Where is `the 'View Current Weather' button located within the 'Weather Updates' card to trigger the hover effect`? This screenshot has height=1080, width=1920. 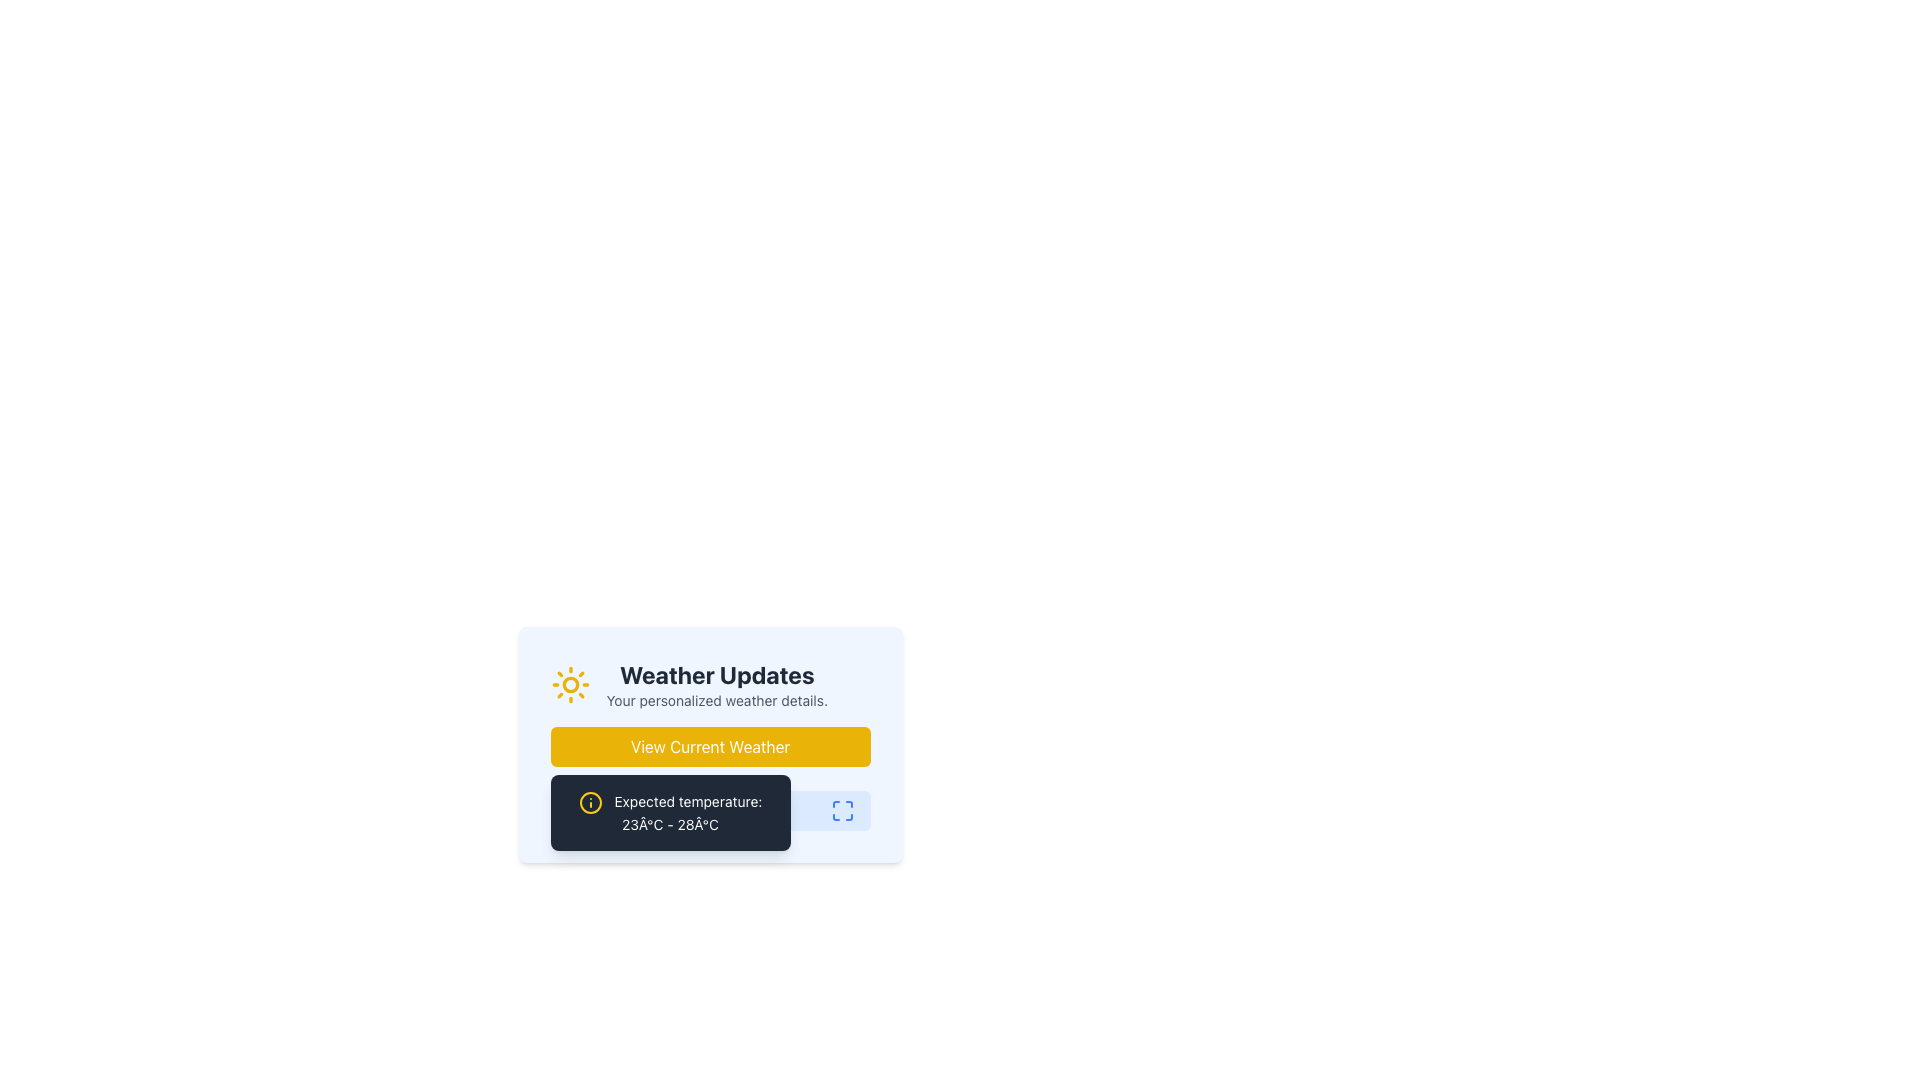 the 'View Current Weather' button located within the 'Weather Updates' card to trigger the hover effect is located at coordinates (710, 747).